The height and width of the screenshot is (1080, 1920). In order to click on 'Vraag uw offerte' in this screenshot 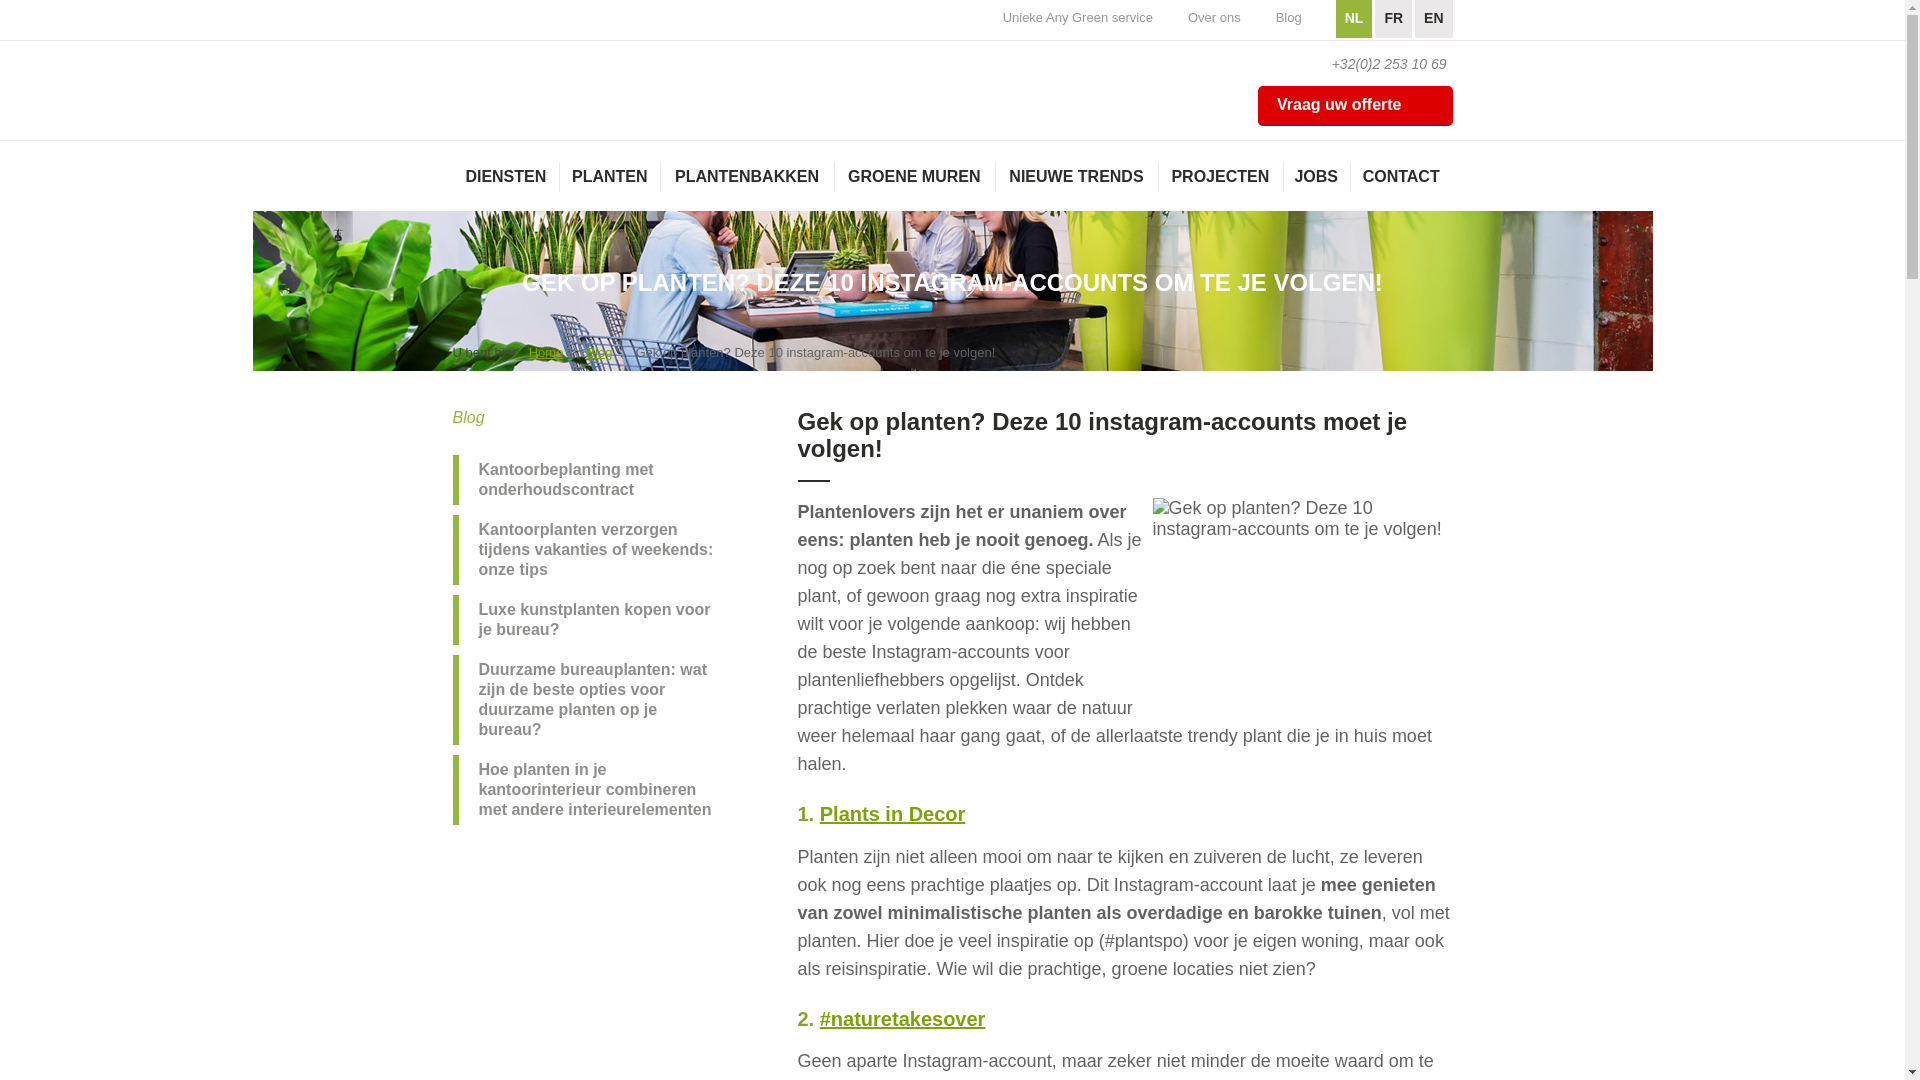, I will do `click(1354, 105)`.